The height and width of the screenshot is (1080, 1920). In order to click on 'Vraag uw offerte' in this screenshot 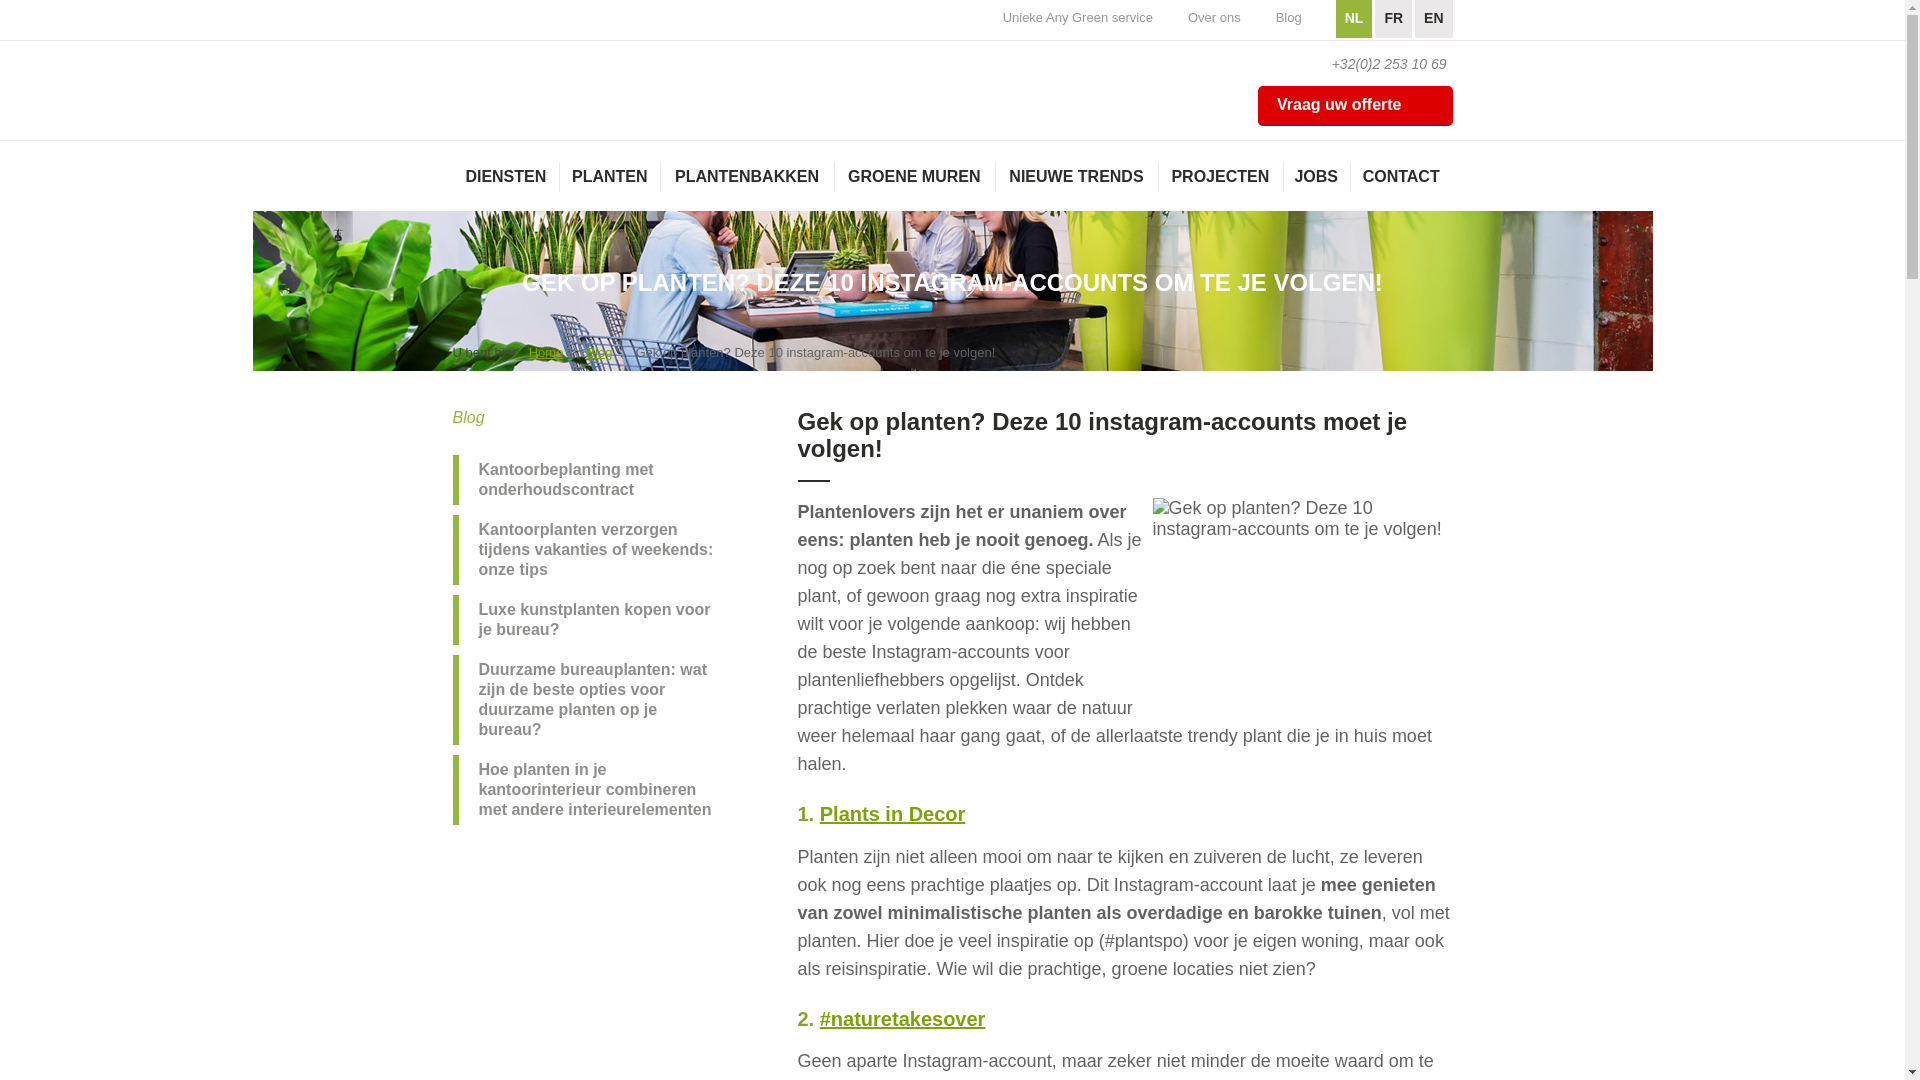, I will do `click(1354, 105)`.